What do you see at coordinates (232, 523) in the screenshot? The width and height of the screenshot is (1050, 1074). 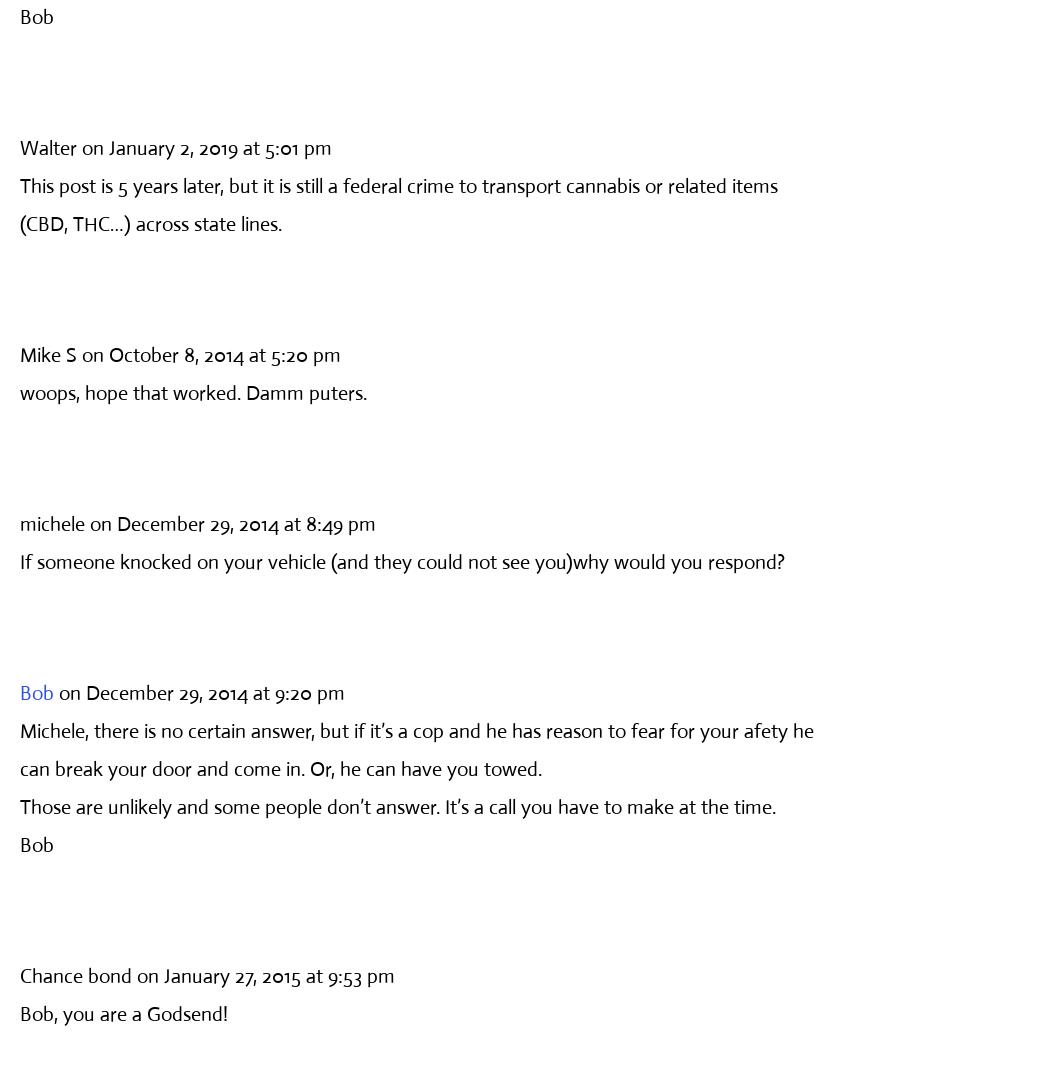 I see `'on December 29, 2014 at 8:49 pm'` at bounding box center [232, 523].